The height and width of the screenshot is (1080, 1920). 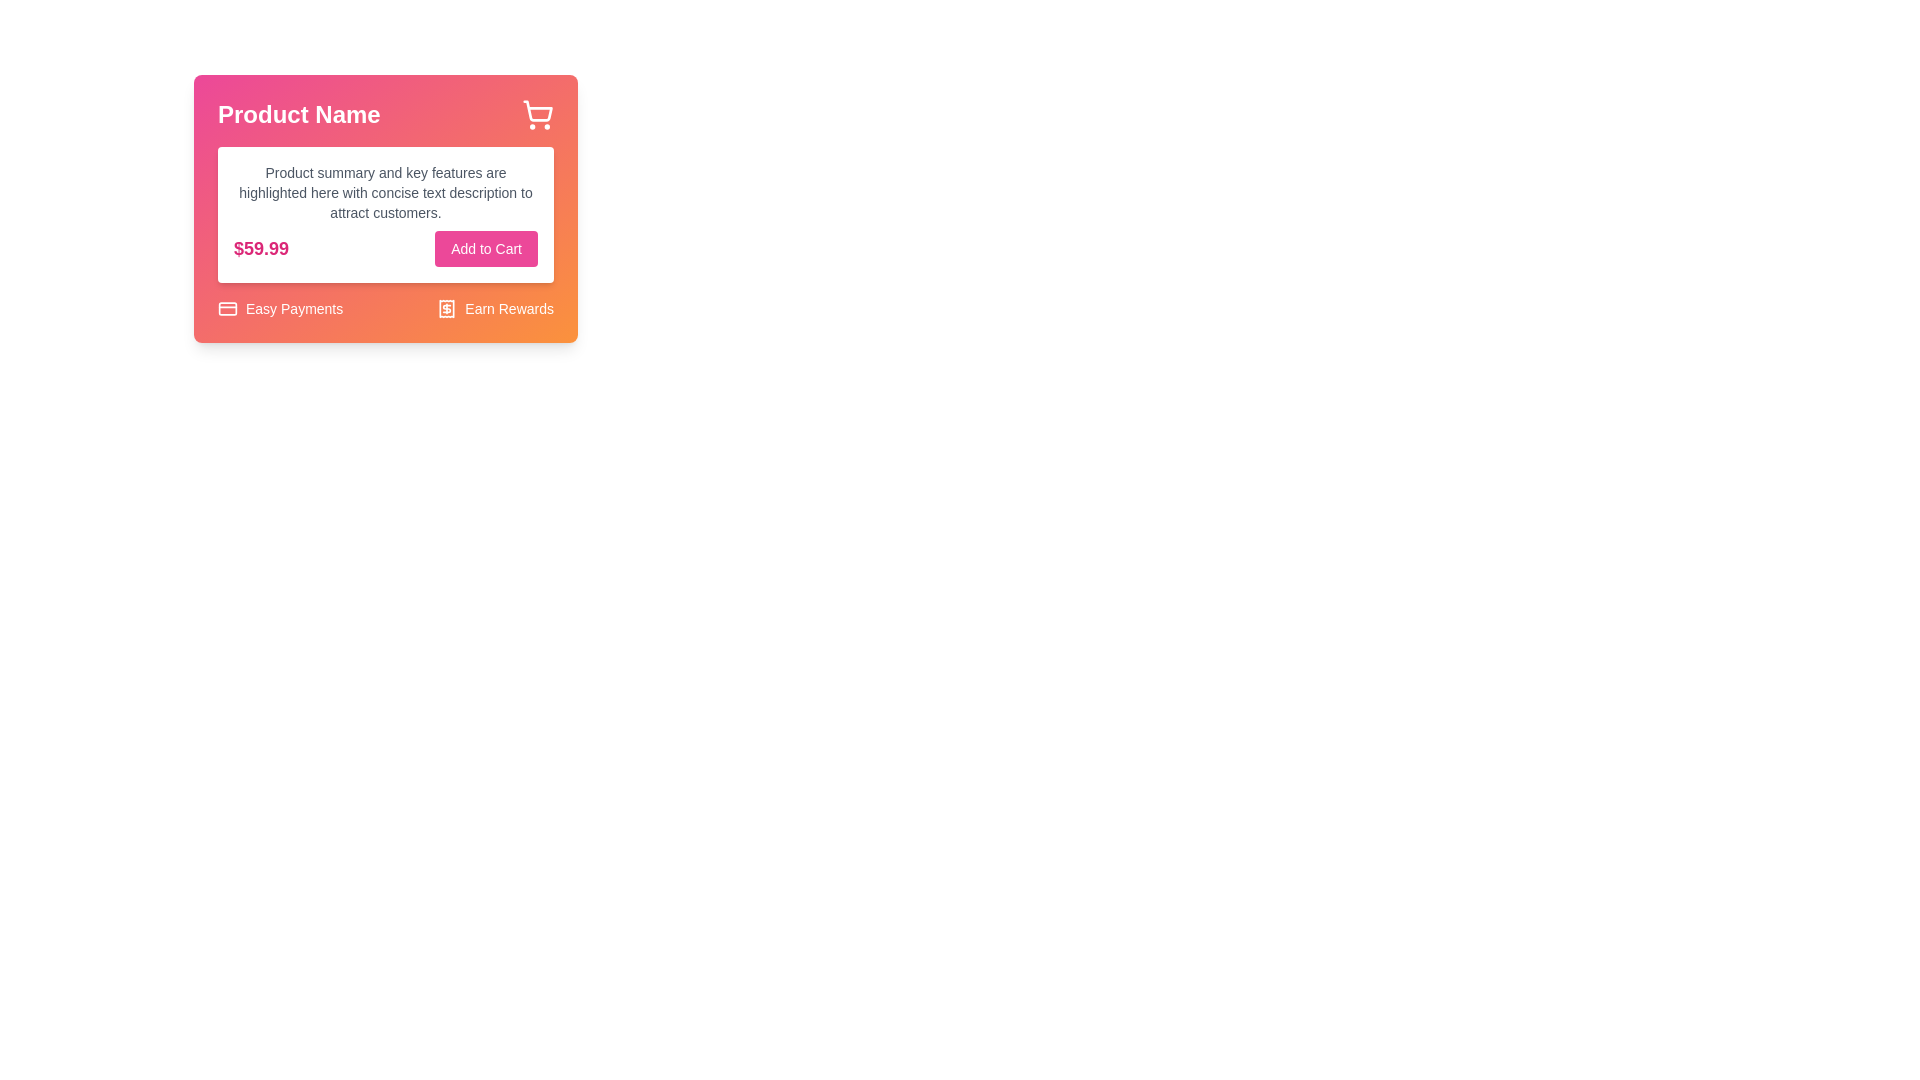 I want to click on the SVG icon that resembles a receipt, which is styled with a gradient orange background and a white outline, located to the left of the 'Earn Rewards' text, so click(x=446, y=308).